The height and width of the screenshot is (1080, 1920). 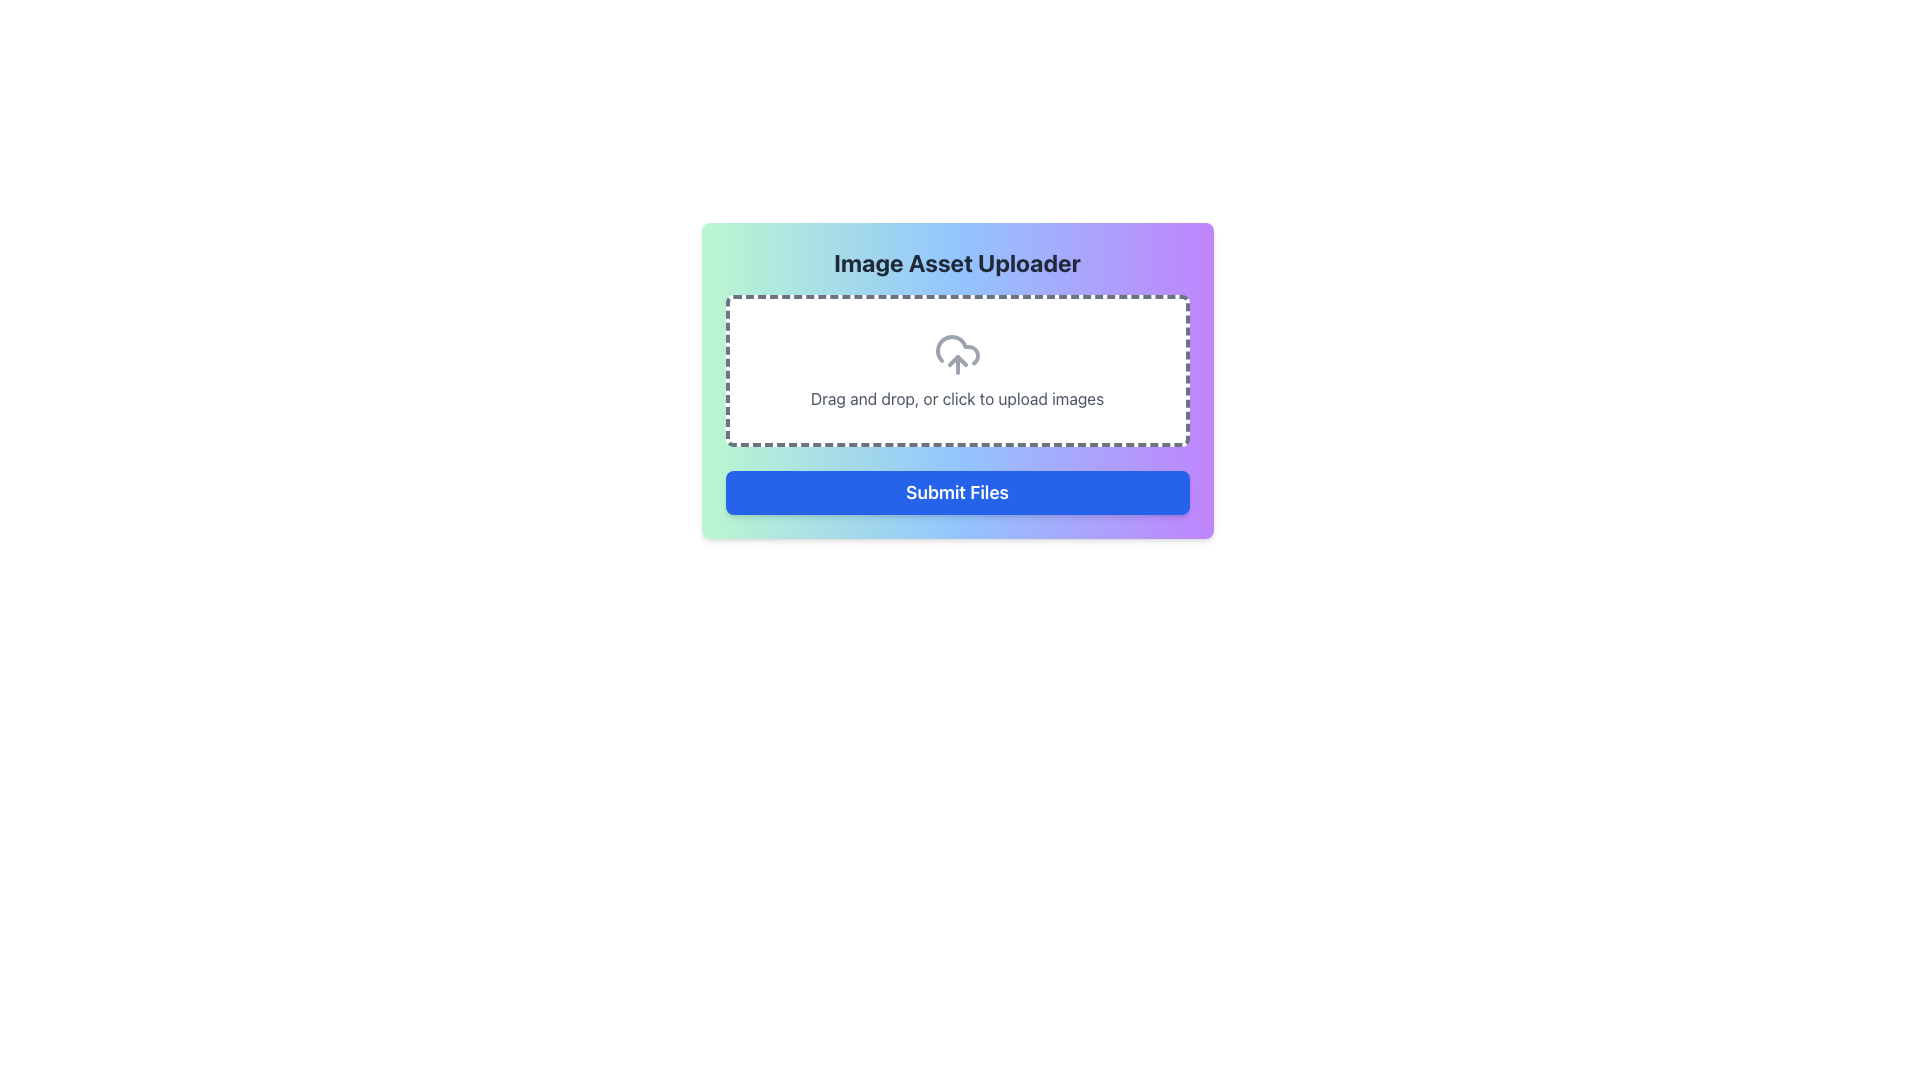 I want to click on the File Upload Box located below the title 'Image Asset Uploader', so click(x=956, y=370).